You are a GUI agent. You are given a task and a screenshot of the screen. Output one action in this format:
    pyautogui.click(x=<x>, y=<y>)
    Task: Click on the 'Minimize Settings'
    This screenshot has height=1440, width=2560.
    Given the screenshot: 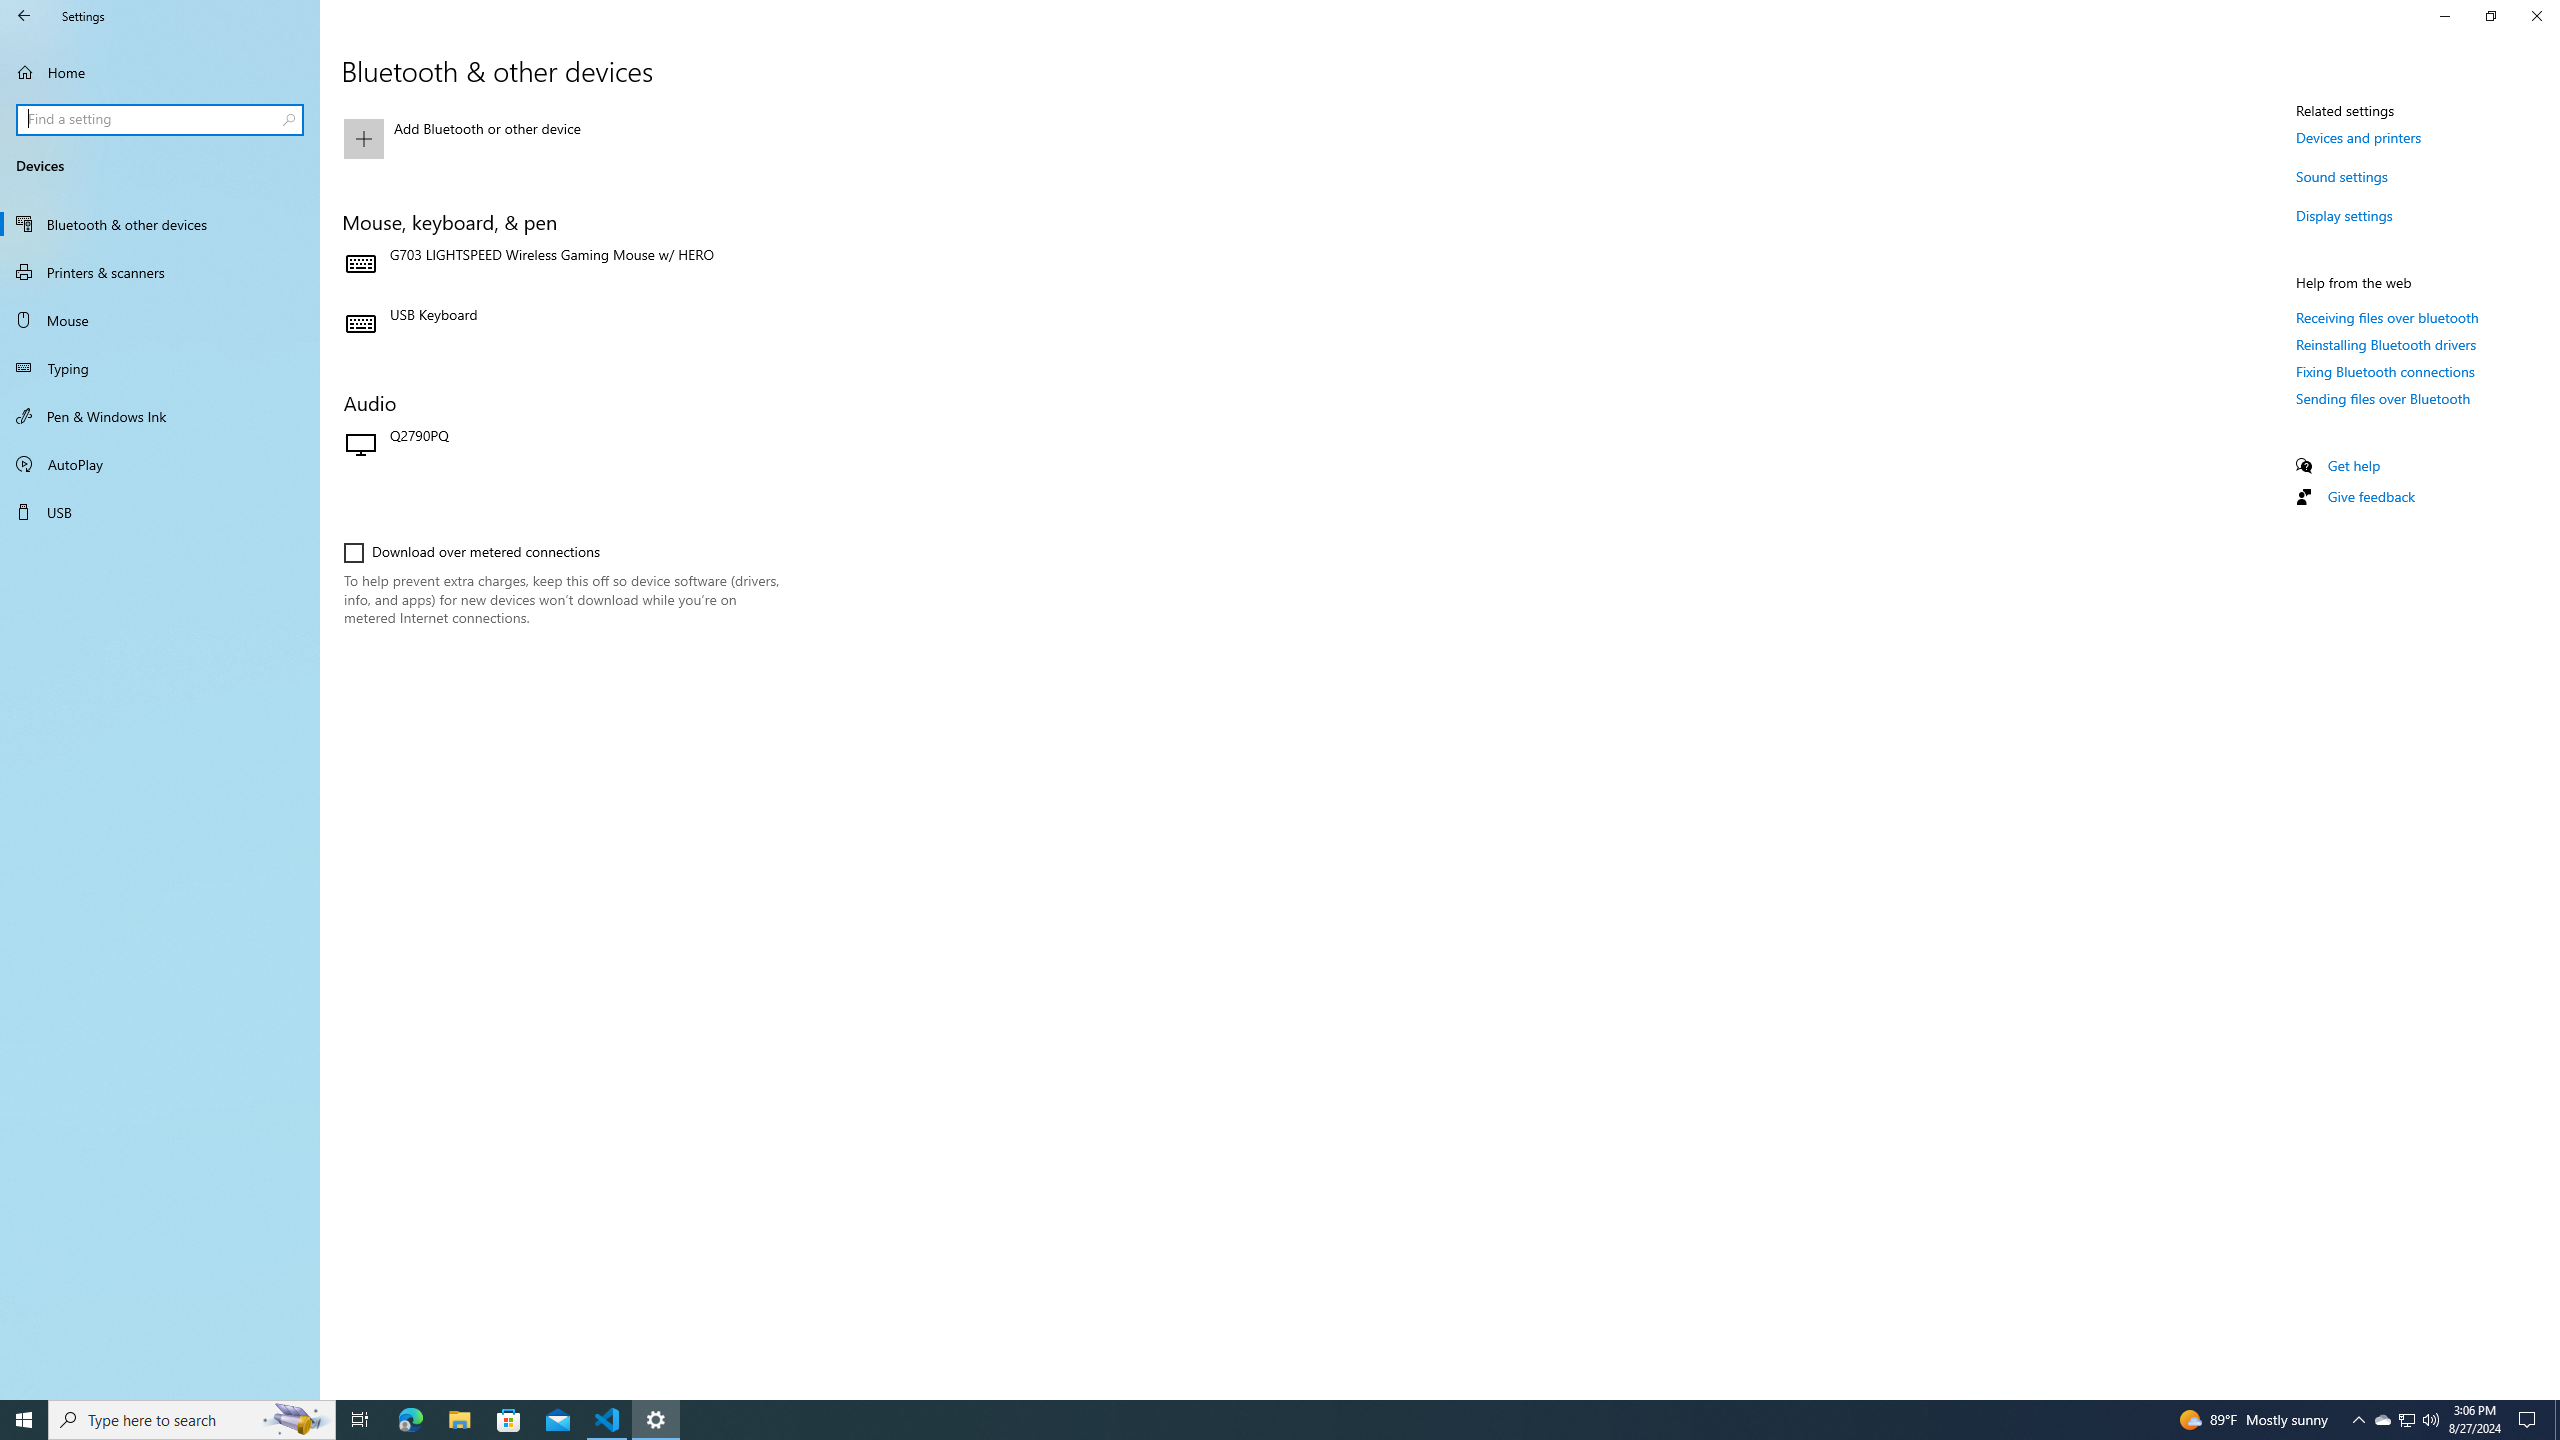 What is the action you would take?
    pyautogui.click(x=2443, y=15)
    